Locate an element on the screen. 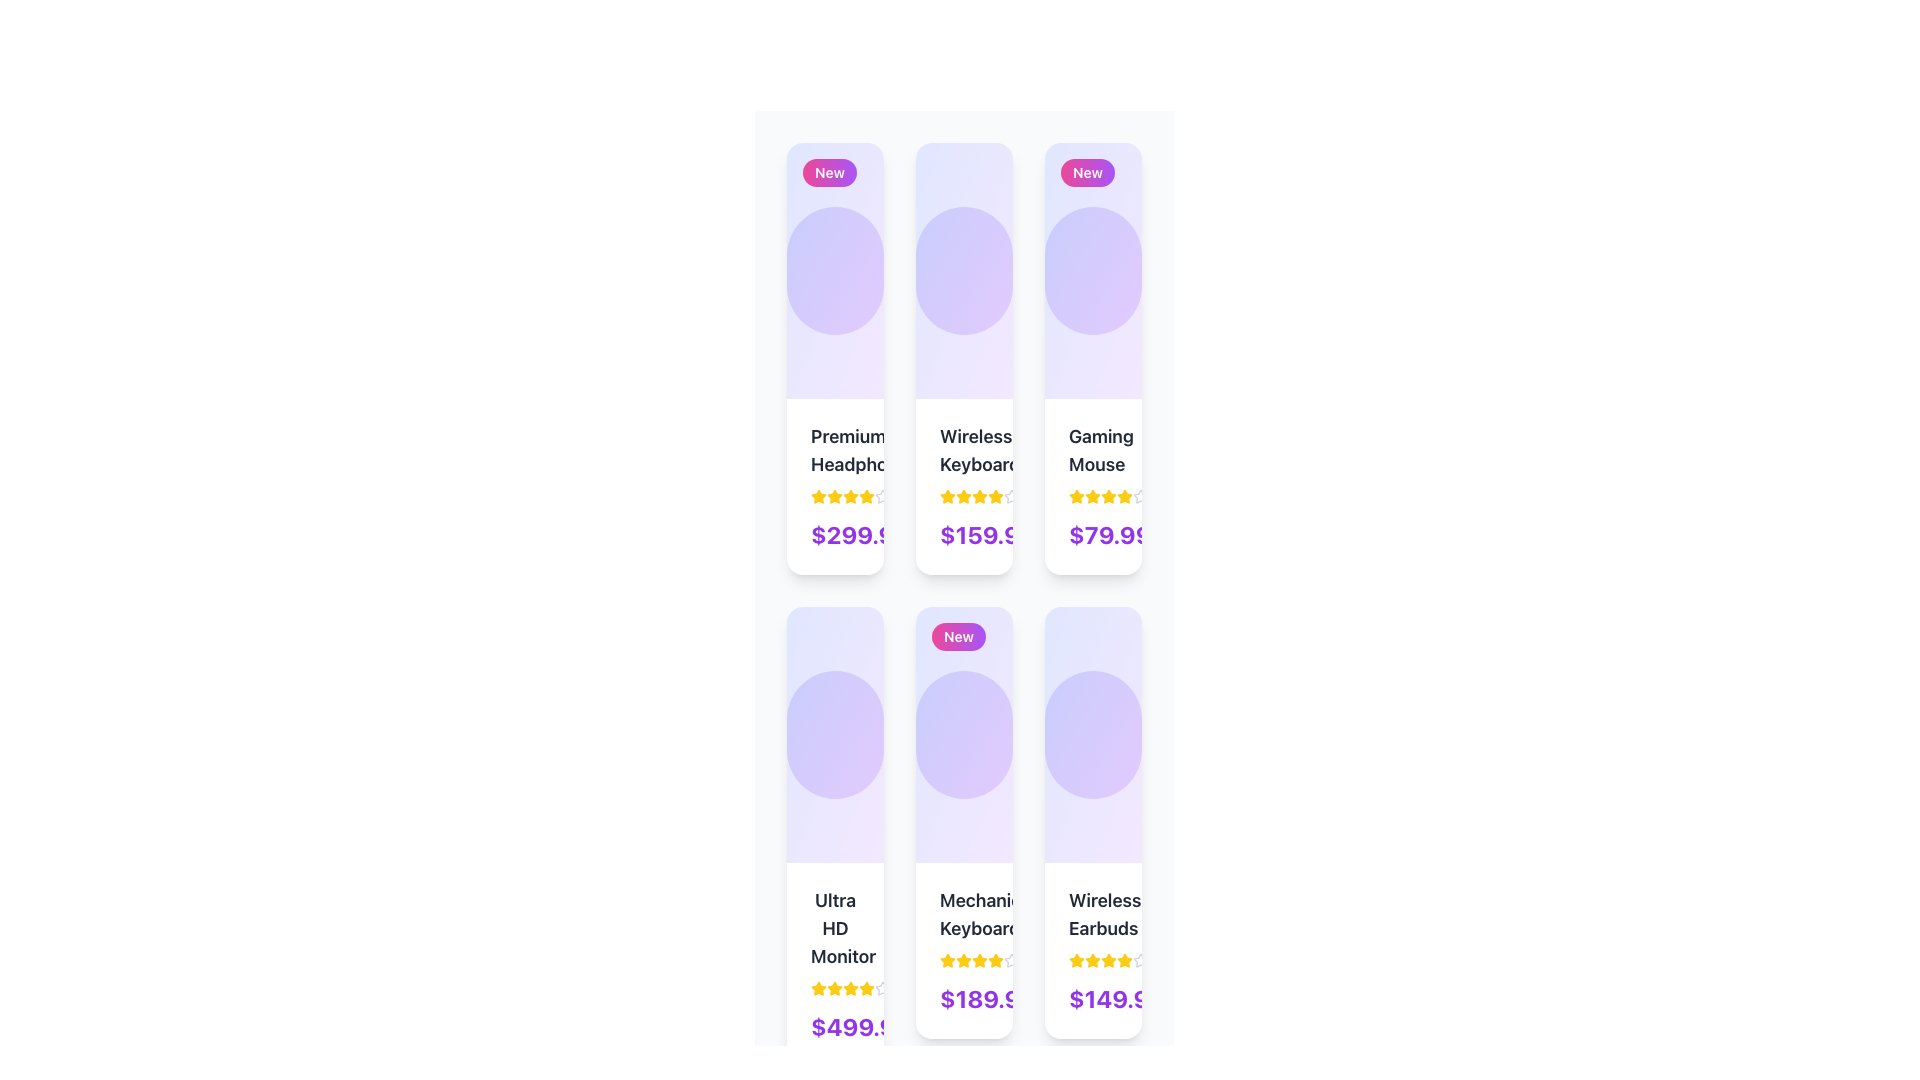 This screenshot has height=1080, width=1920. the 'Ultra HD Monitor' product card, which is the fourth card in a three-column grid layout is located at coordinates (835, 837).